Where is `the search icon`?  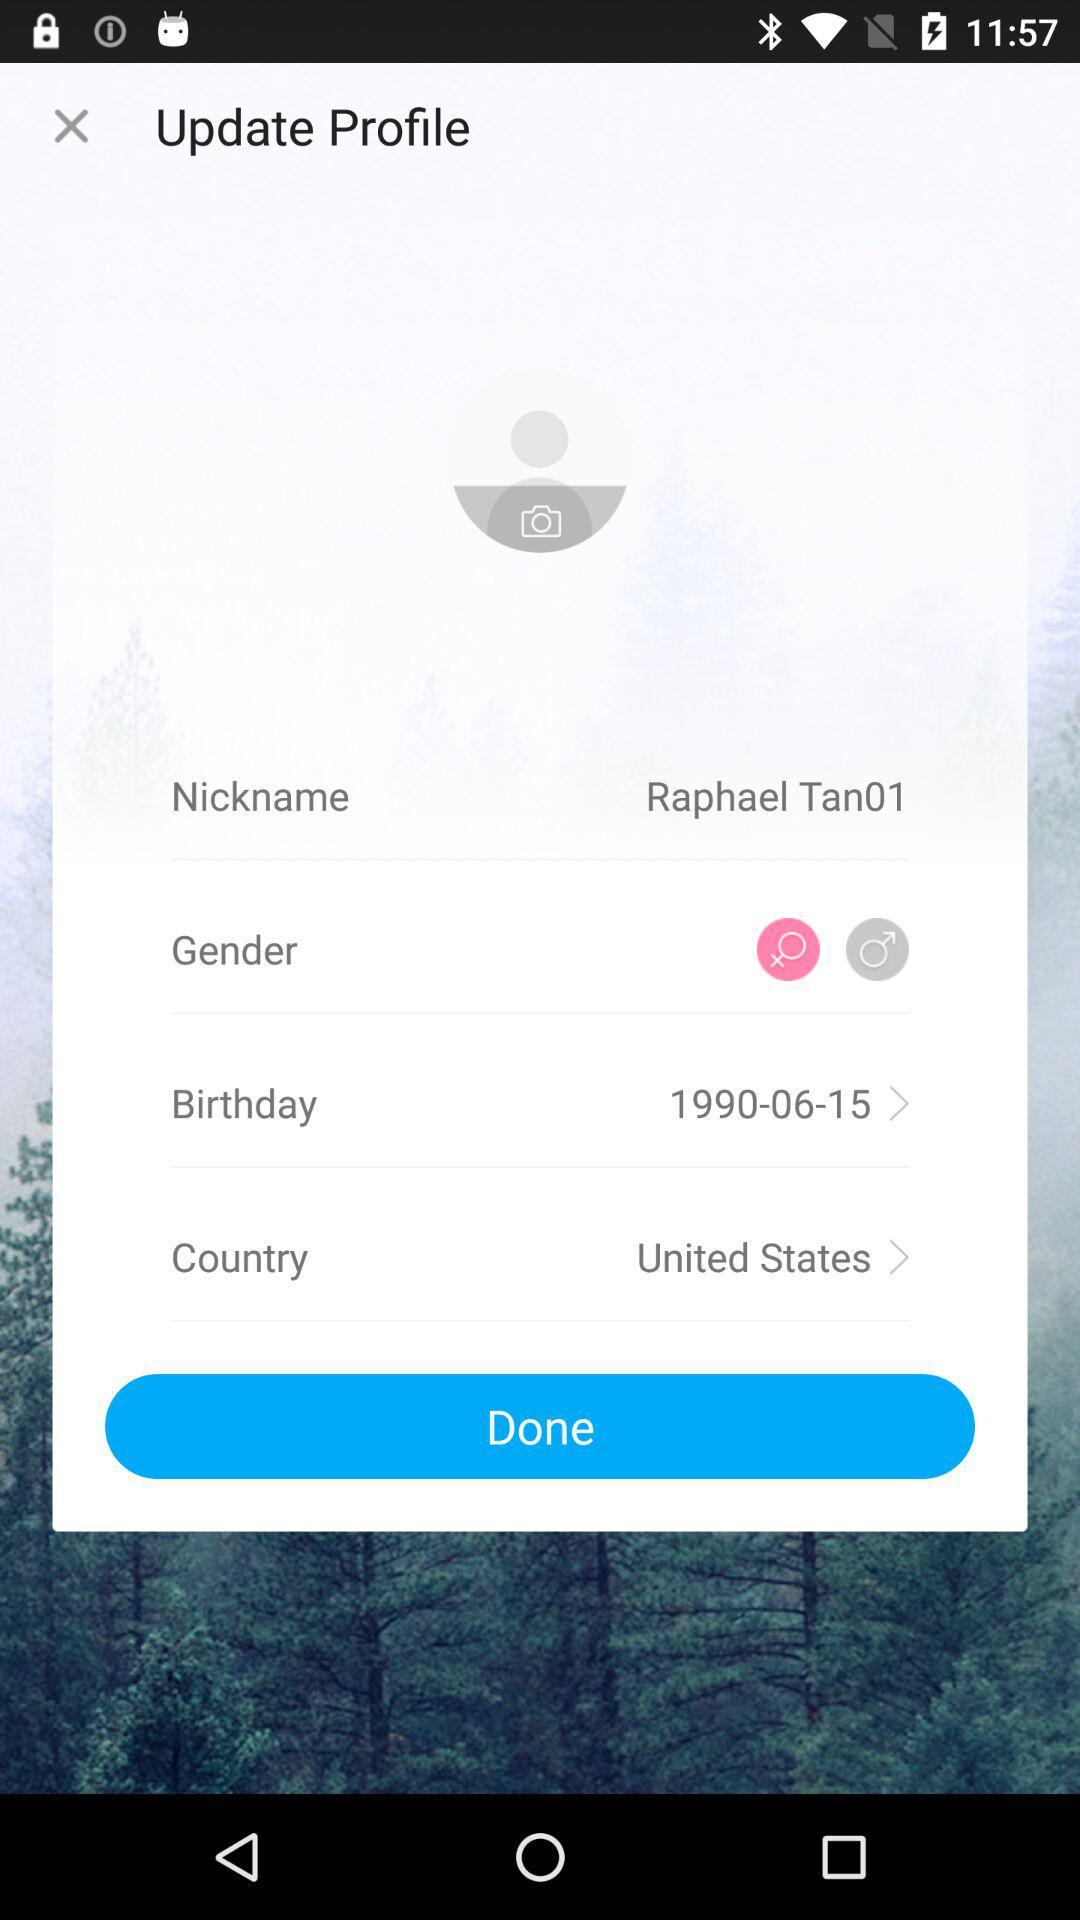 the search icon is located at coordinates (787, 1016).